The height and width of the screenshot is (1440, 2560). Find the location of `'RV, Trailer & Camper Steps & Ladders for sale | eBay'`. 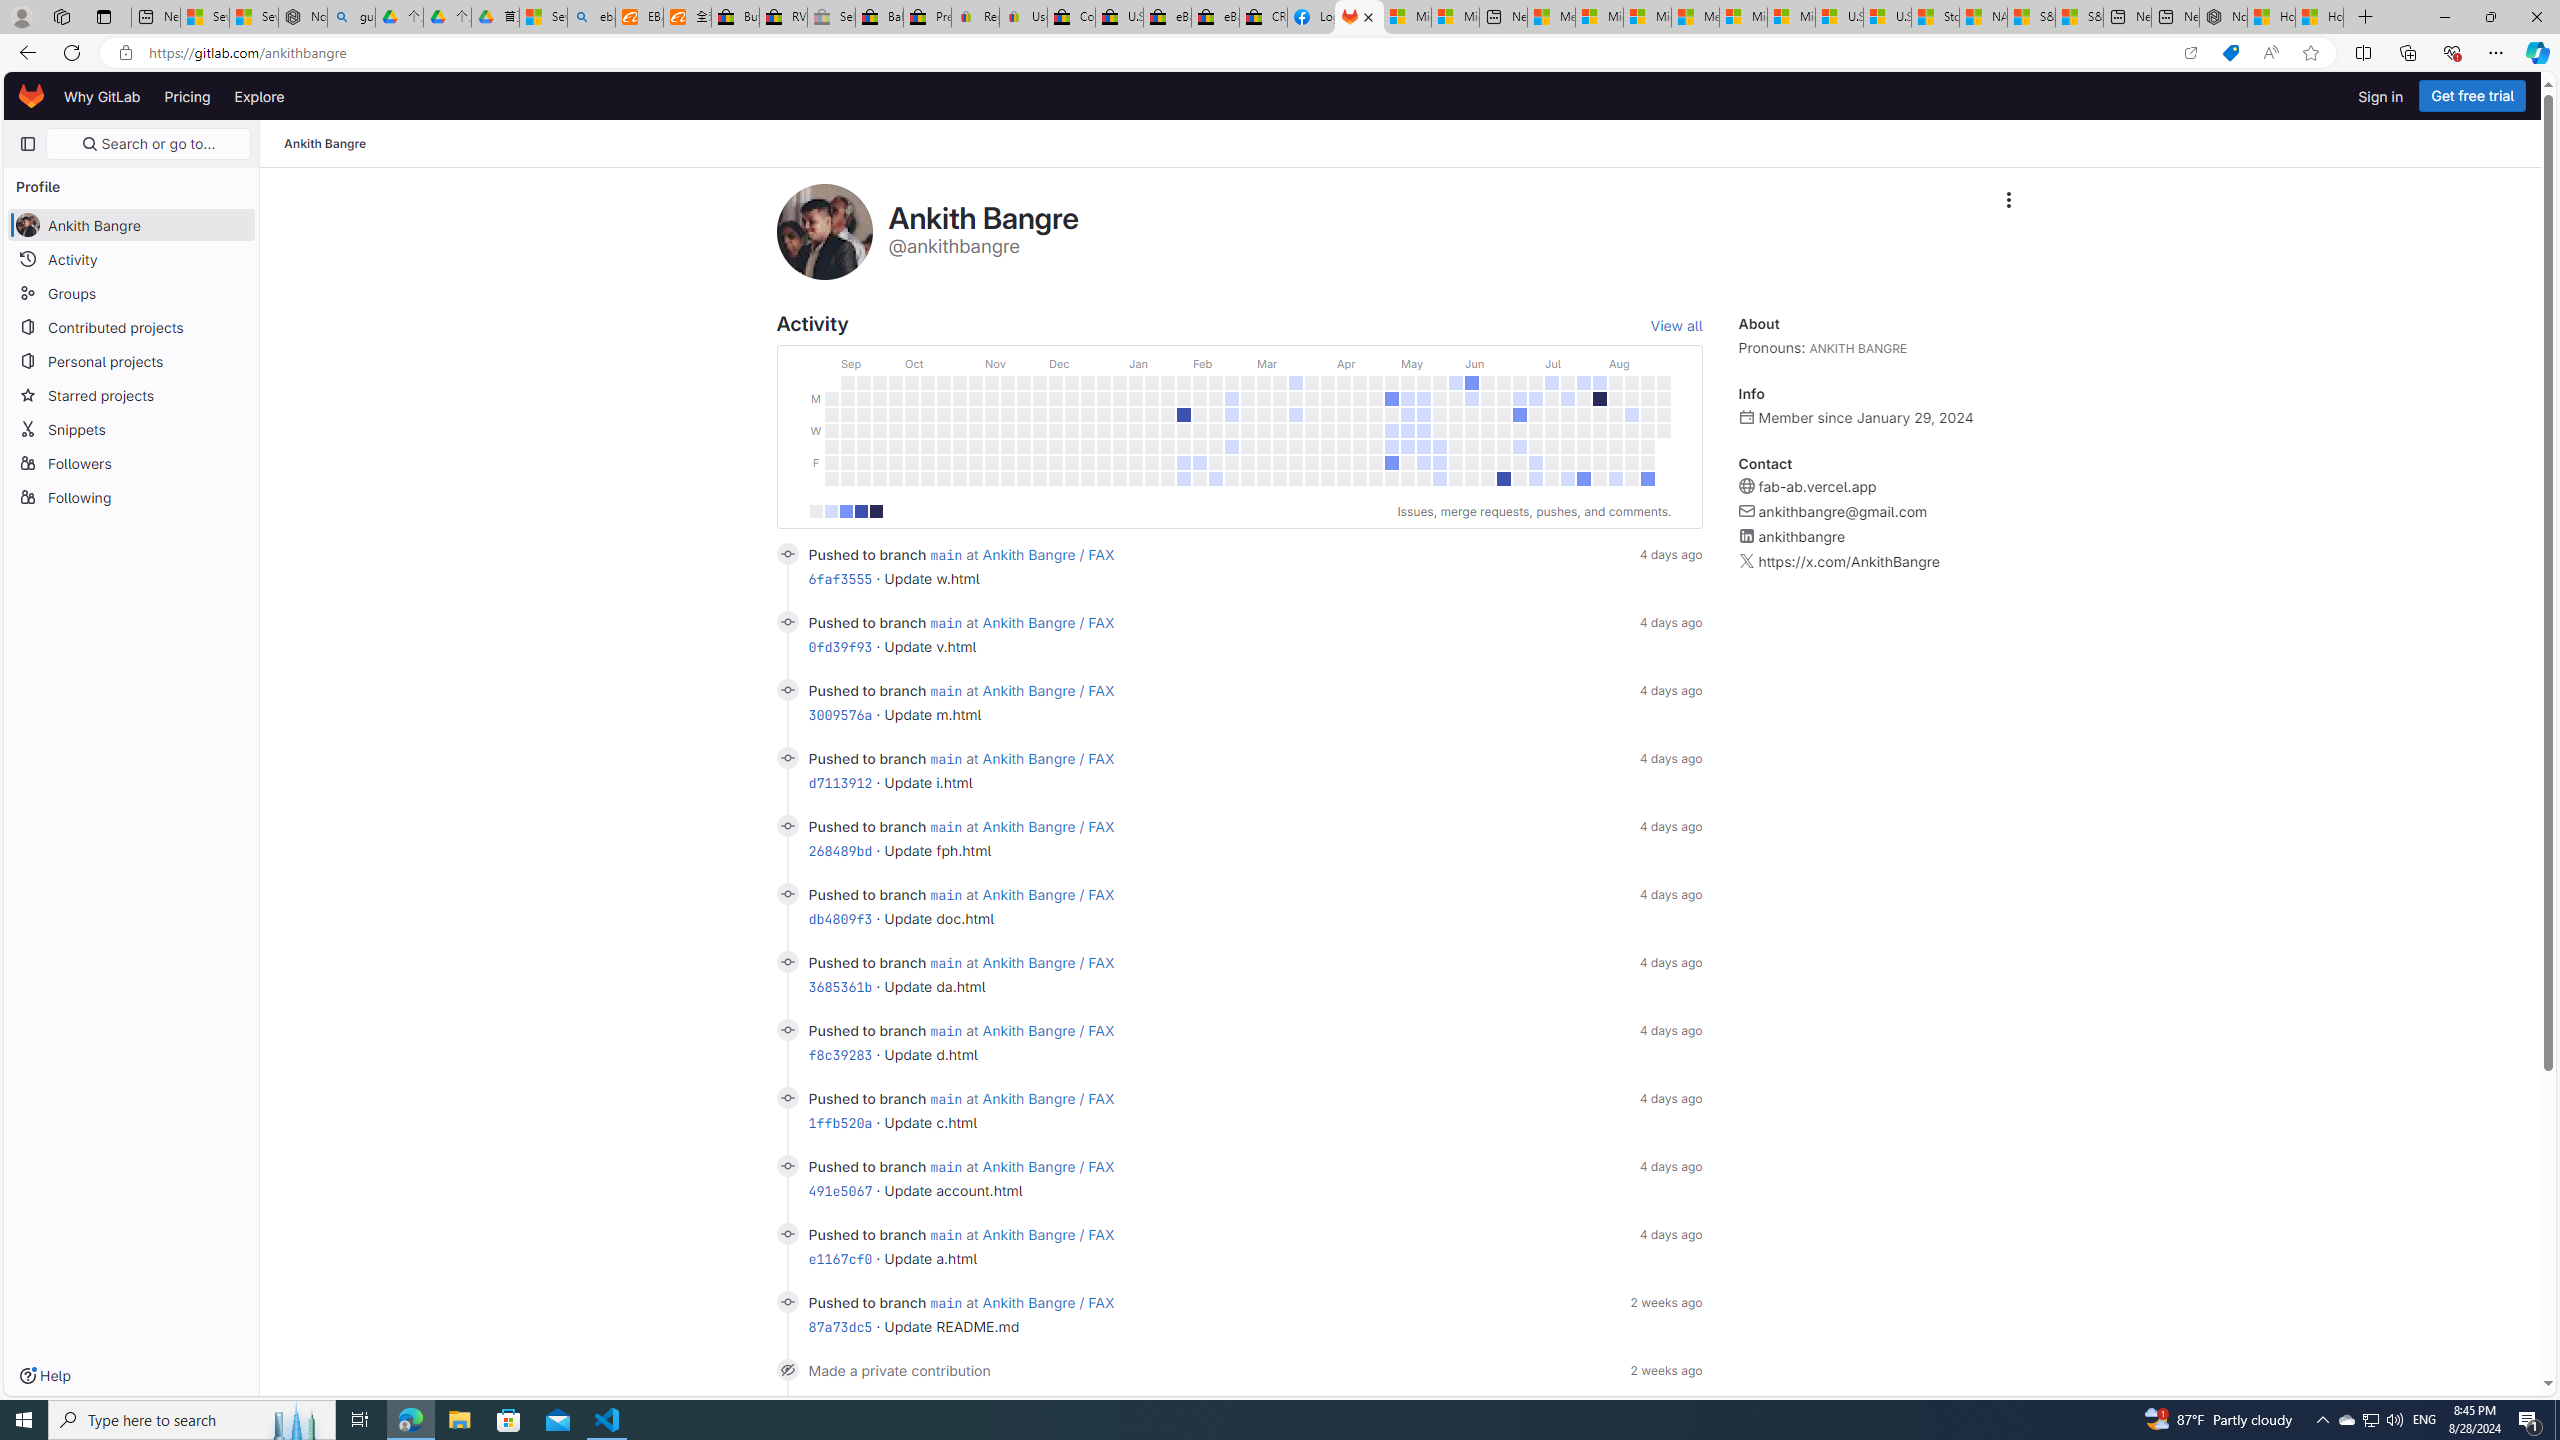

'RV, Trailer & Camper Steps & Ladders for sale | eBay' is located at coordinates (782, 16).